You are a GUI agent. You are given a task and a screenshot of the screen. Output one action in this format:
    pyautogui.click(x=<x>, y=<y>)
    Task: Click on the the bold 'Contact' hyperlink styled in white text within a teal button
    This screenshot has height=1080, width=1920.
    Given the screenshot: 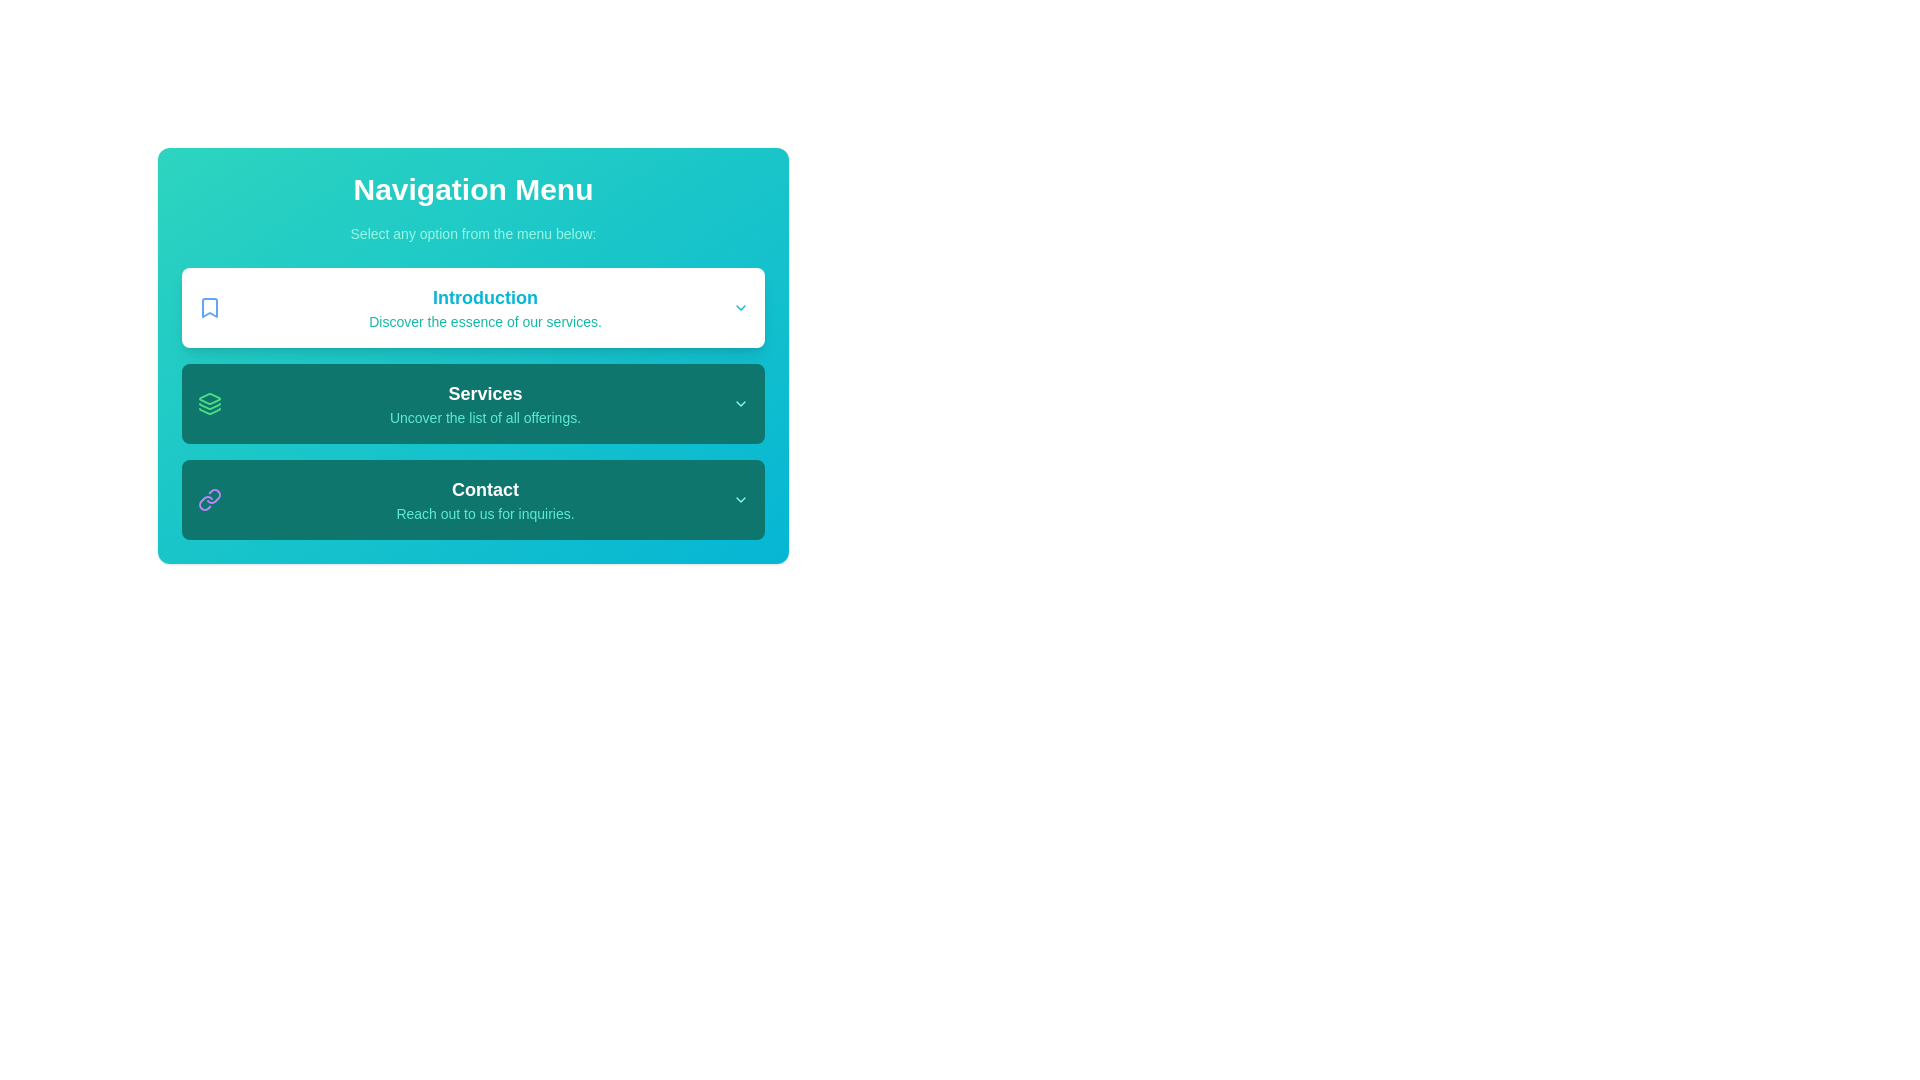 What is the action you would take?
    pyautogui.click(x=485, y=489)
    